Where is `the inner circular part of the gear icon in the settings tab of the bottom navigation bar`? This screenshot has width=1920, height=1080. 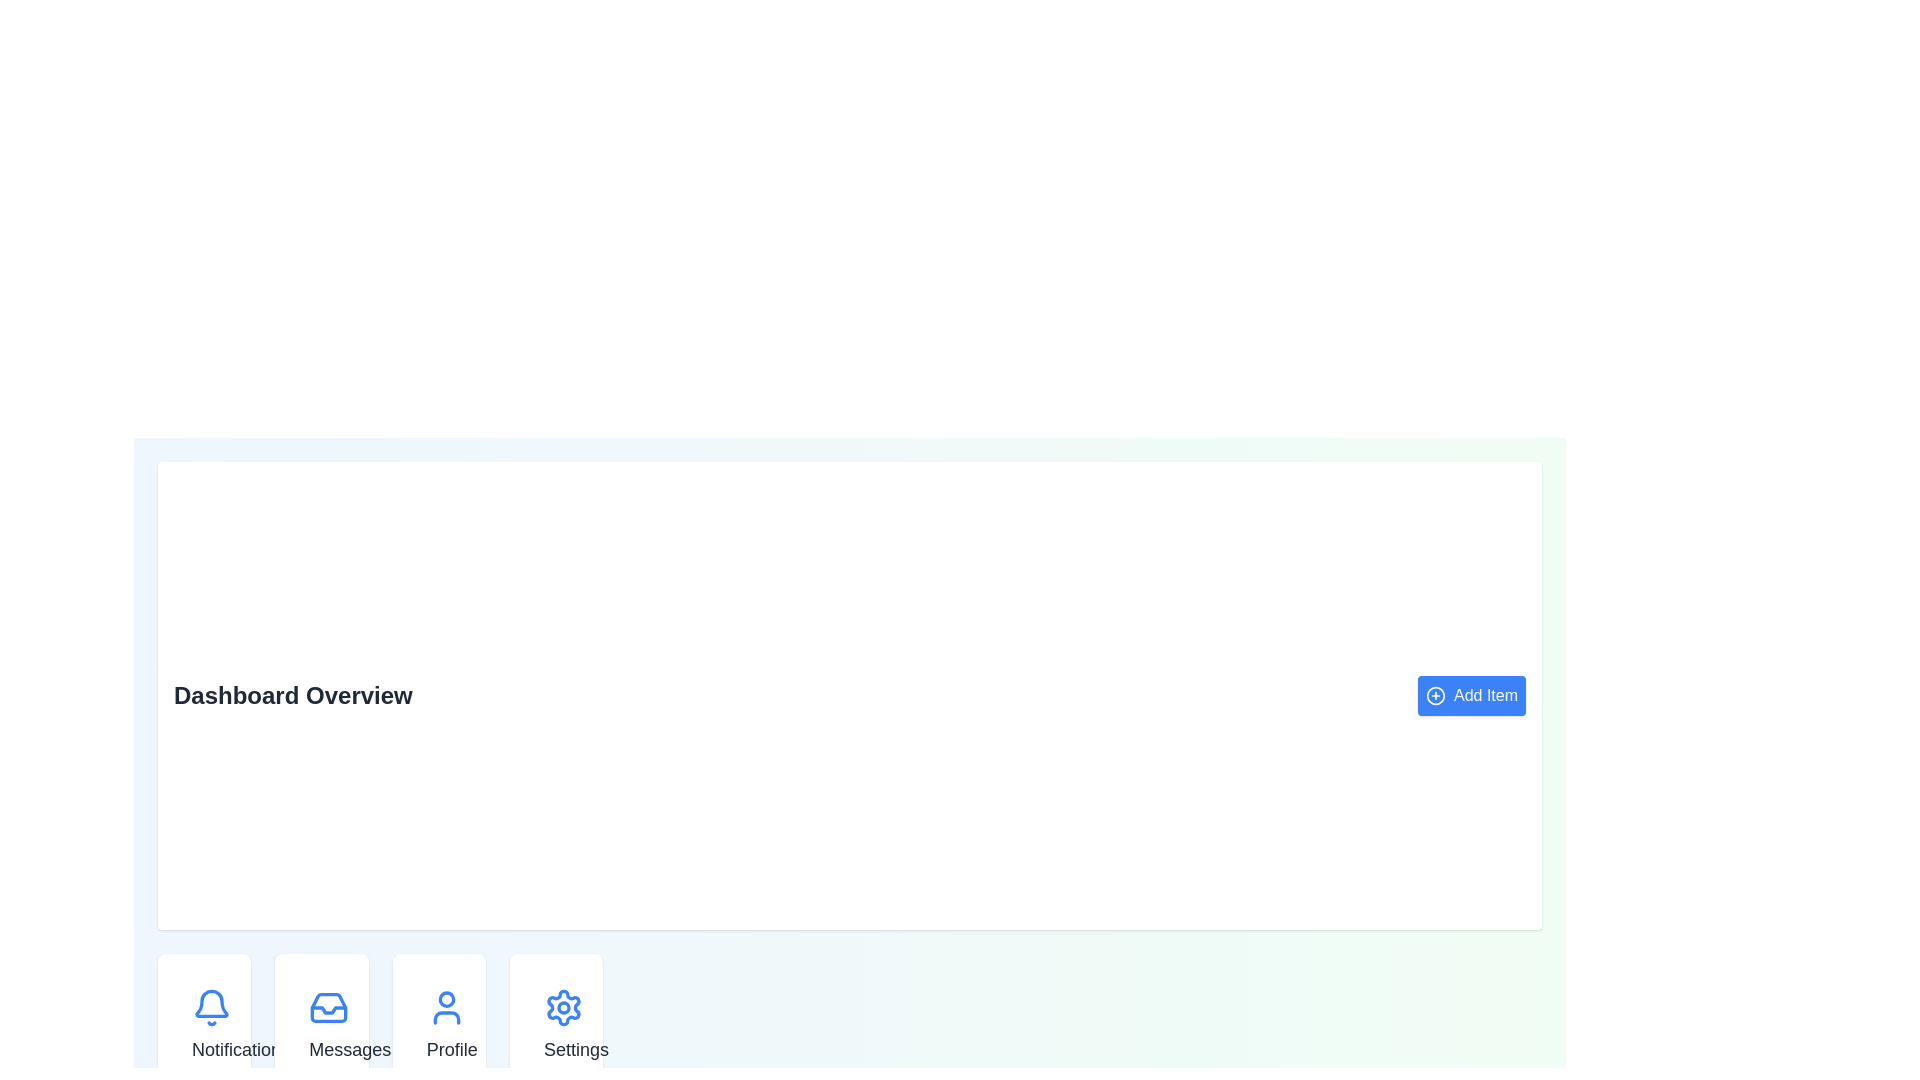 the inner circular part of the gear icon in the settings tab of the bottom navigation bar is located at coordinates (563, 1007).